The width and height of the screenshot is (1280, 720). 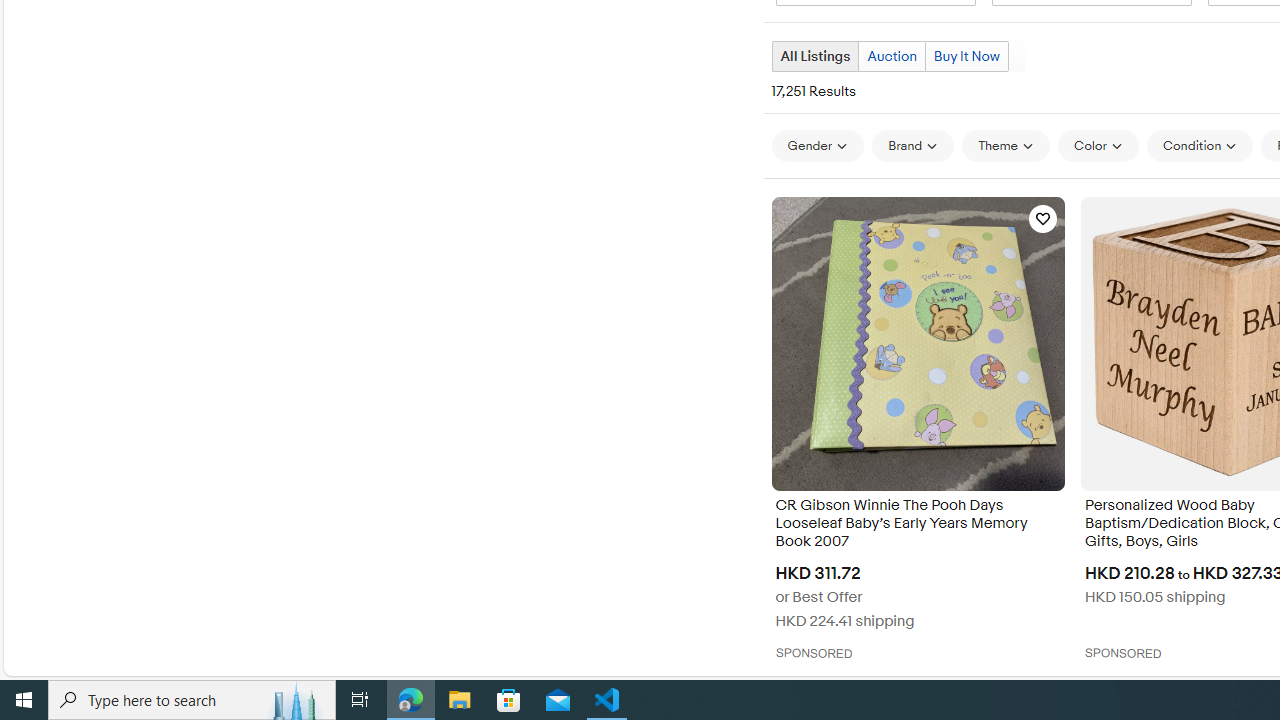 I want to click on 'Buy It Now', so click(x=967, y=55).